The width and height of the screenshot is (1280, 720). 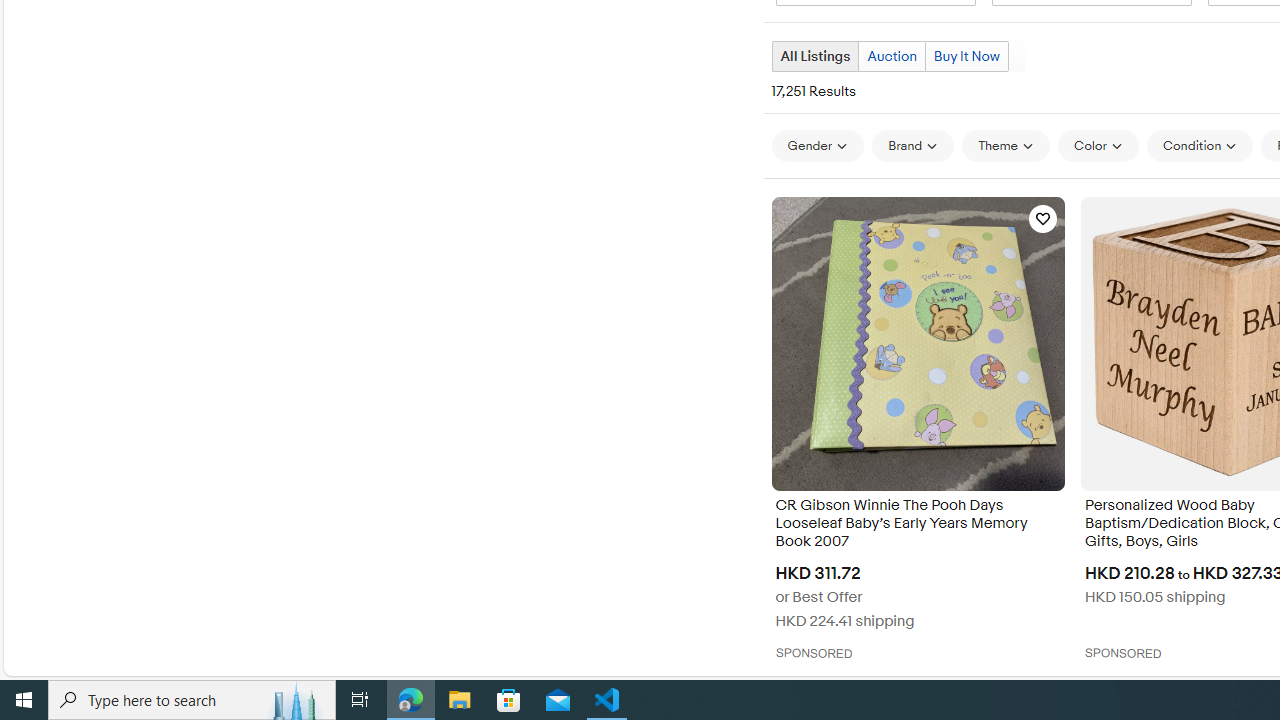 I want to click on 'Buy It Now', so click(x=967, y=55).